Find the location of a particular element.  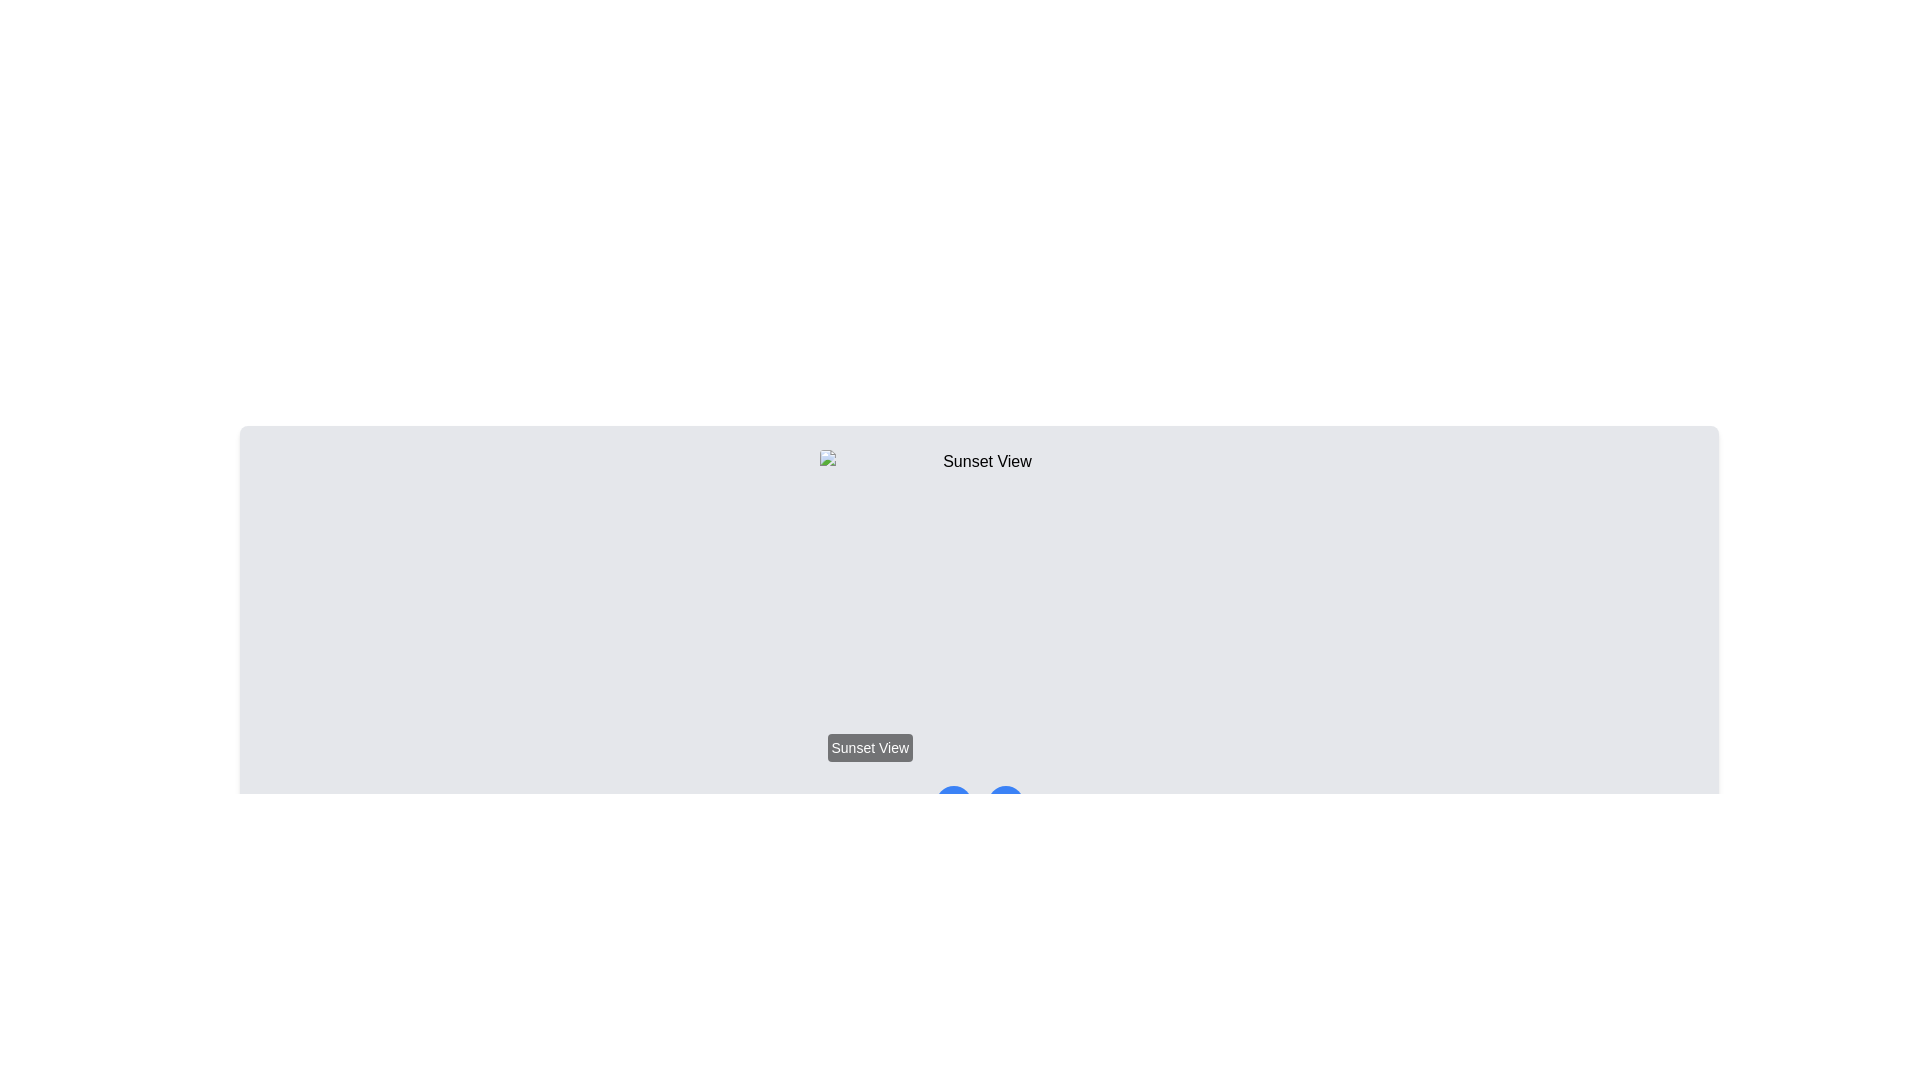

the gray circle of the carousel indicator is located at coordinates (979, 844).